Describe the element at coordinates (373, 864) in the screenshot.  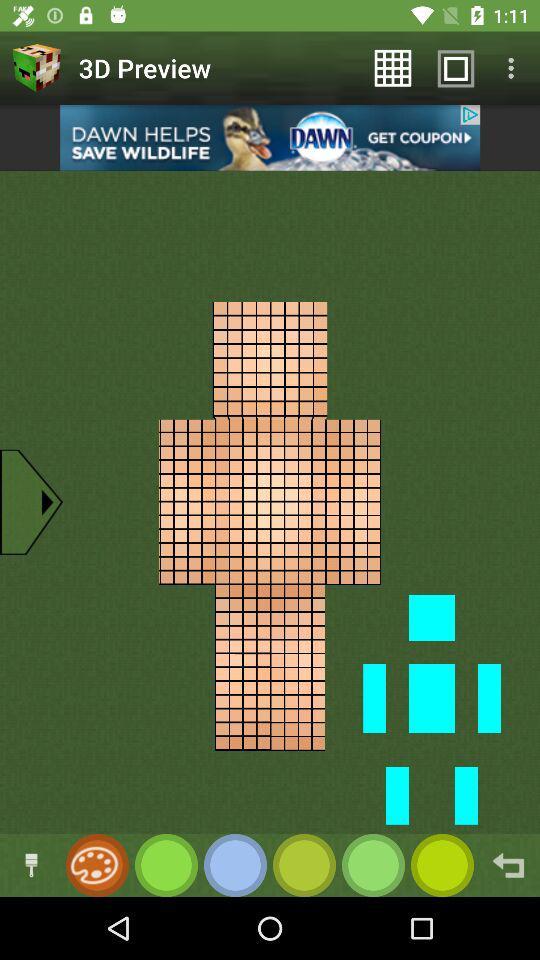
I see `change color` at that location.